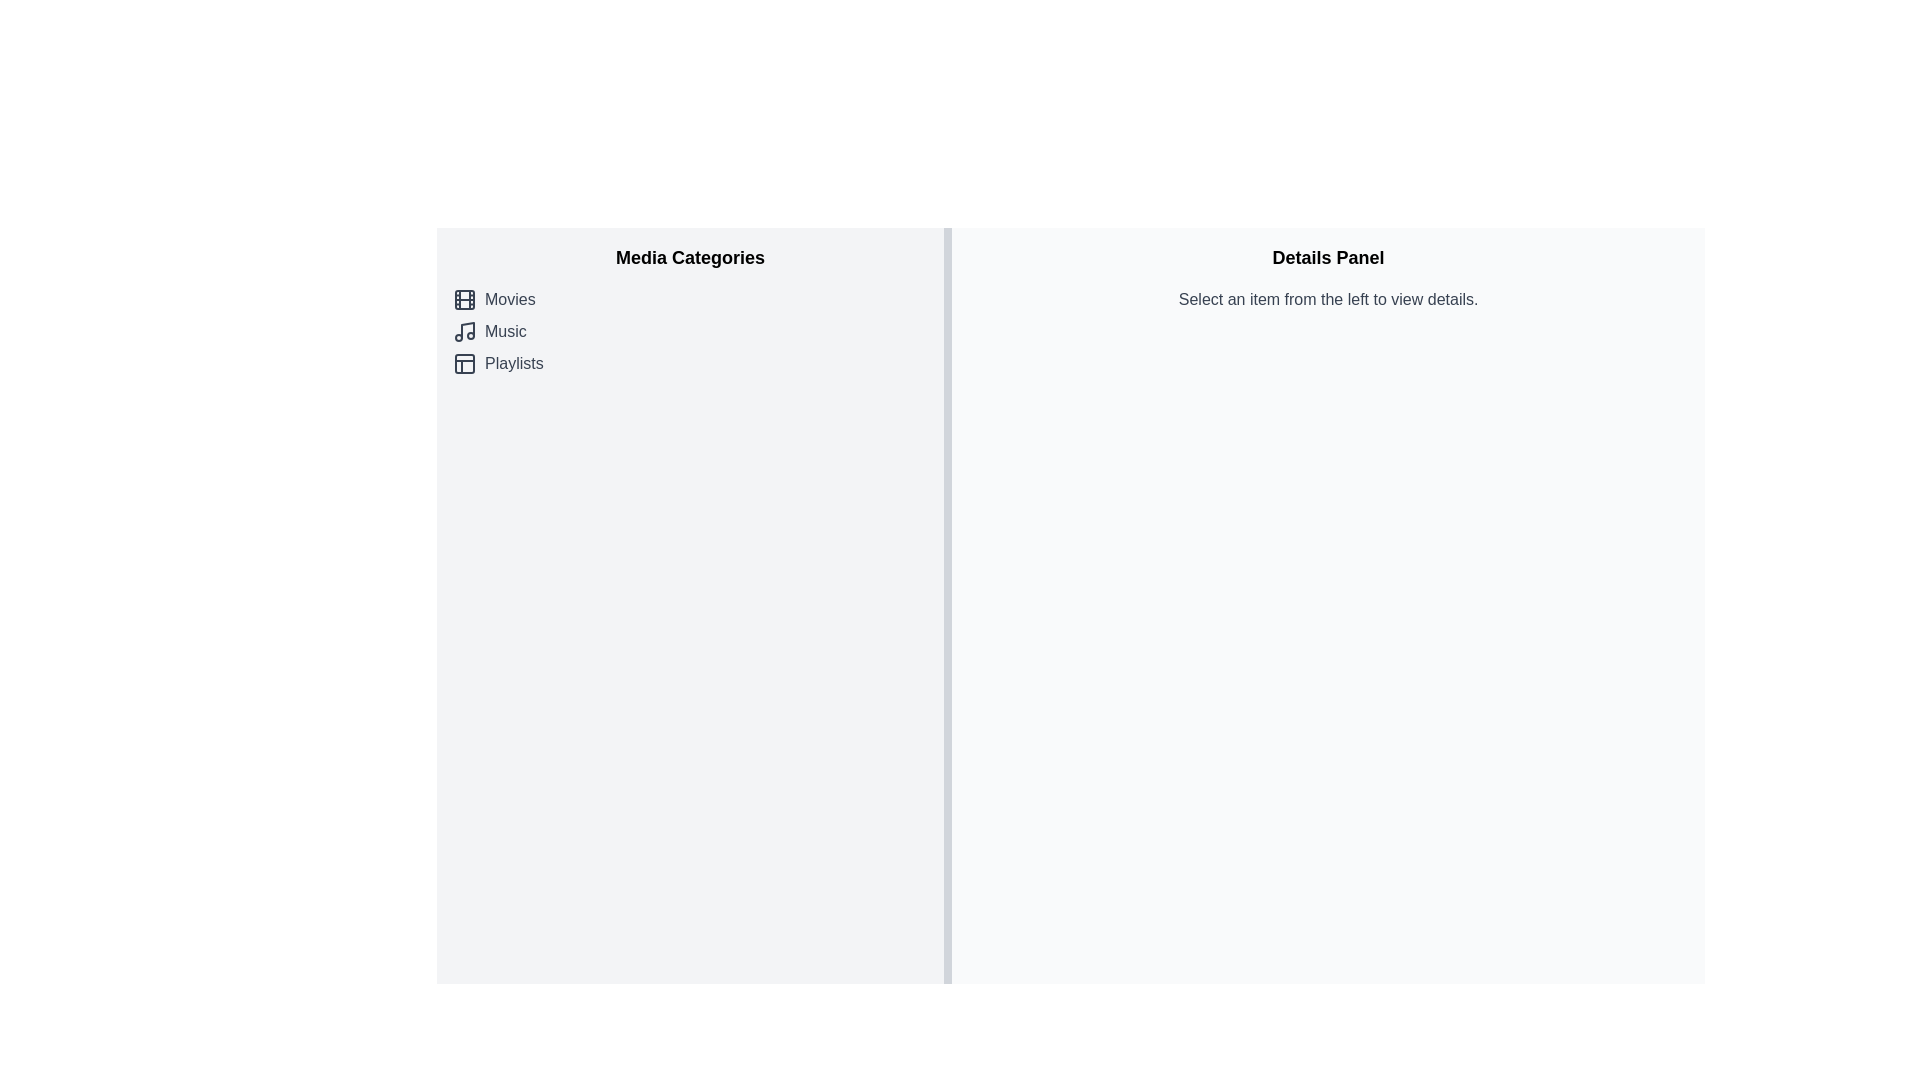  Describe the element at coordinates (690, 257) in the screenshot. I see `the Static text header located at the top of the left panel, which indicates the context for the section containing 'Movies', 'Music', and 'Playlists'` at that location.